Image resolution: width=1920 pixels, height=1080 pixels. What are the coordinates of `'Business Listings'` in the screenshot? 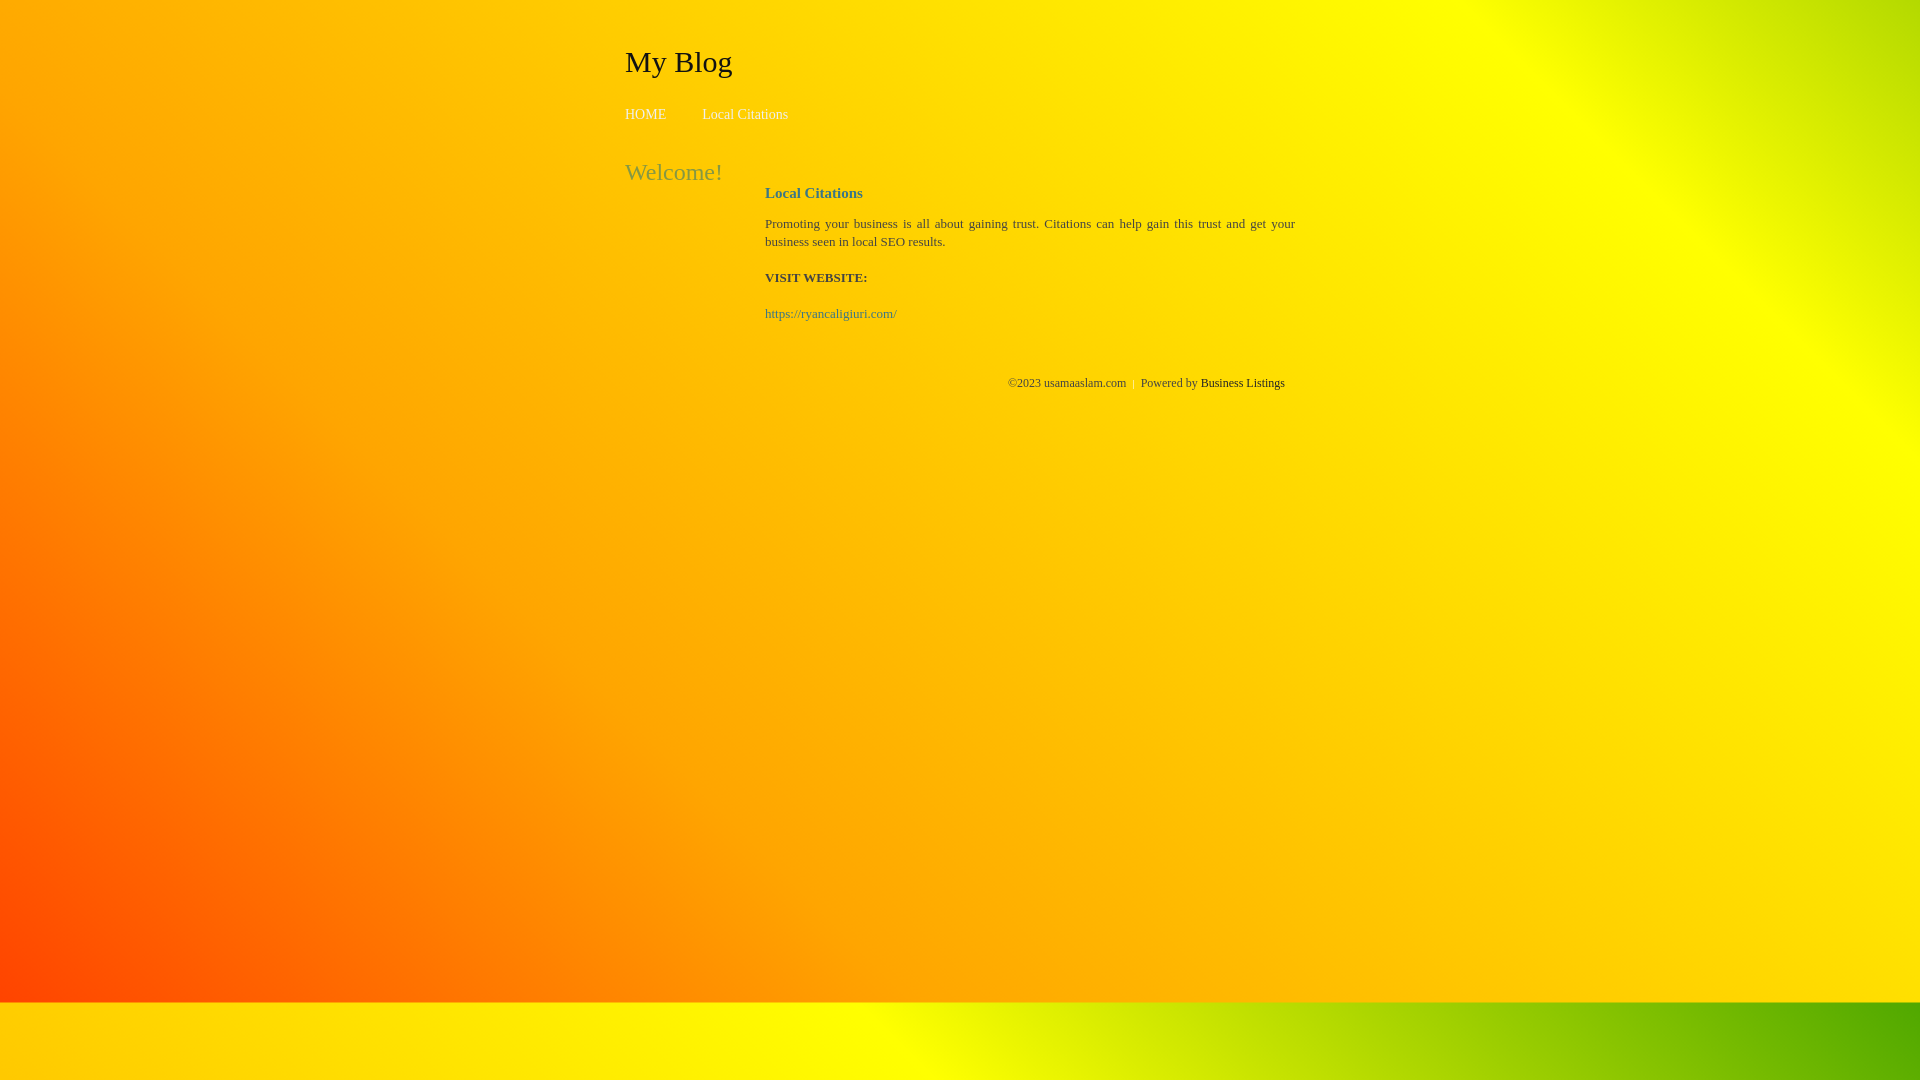 It's located at (1242, 382).